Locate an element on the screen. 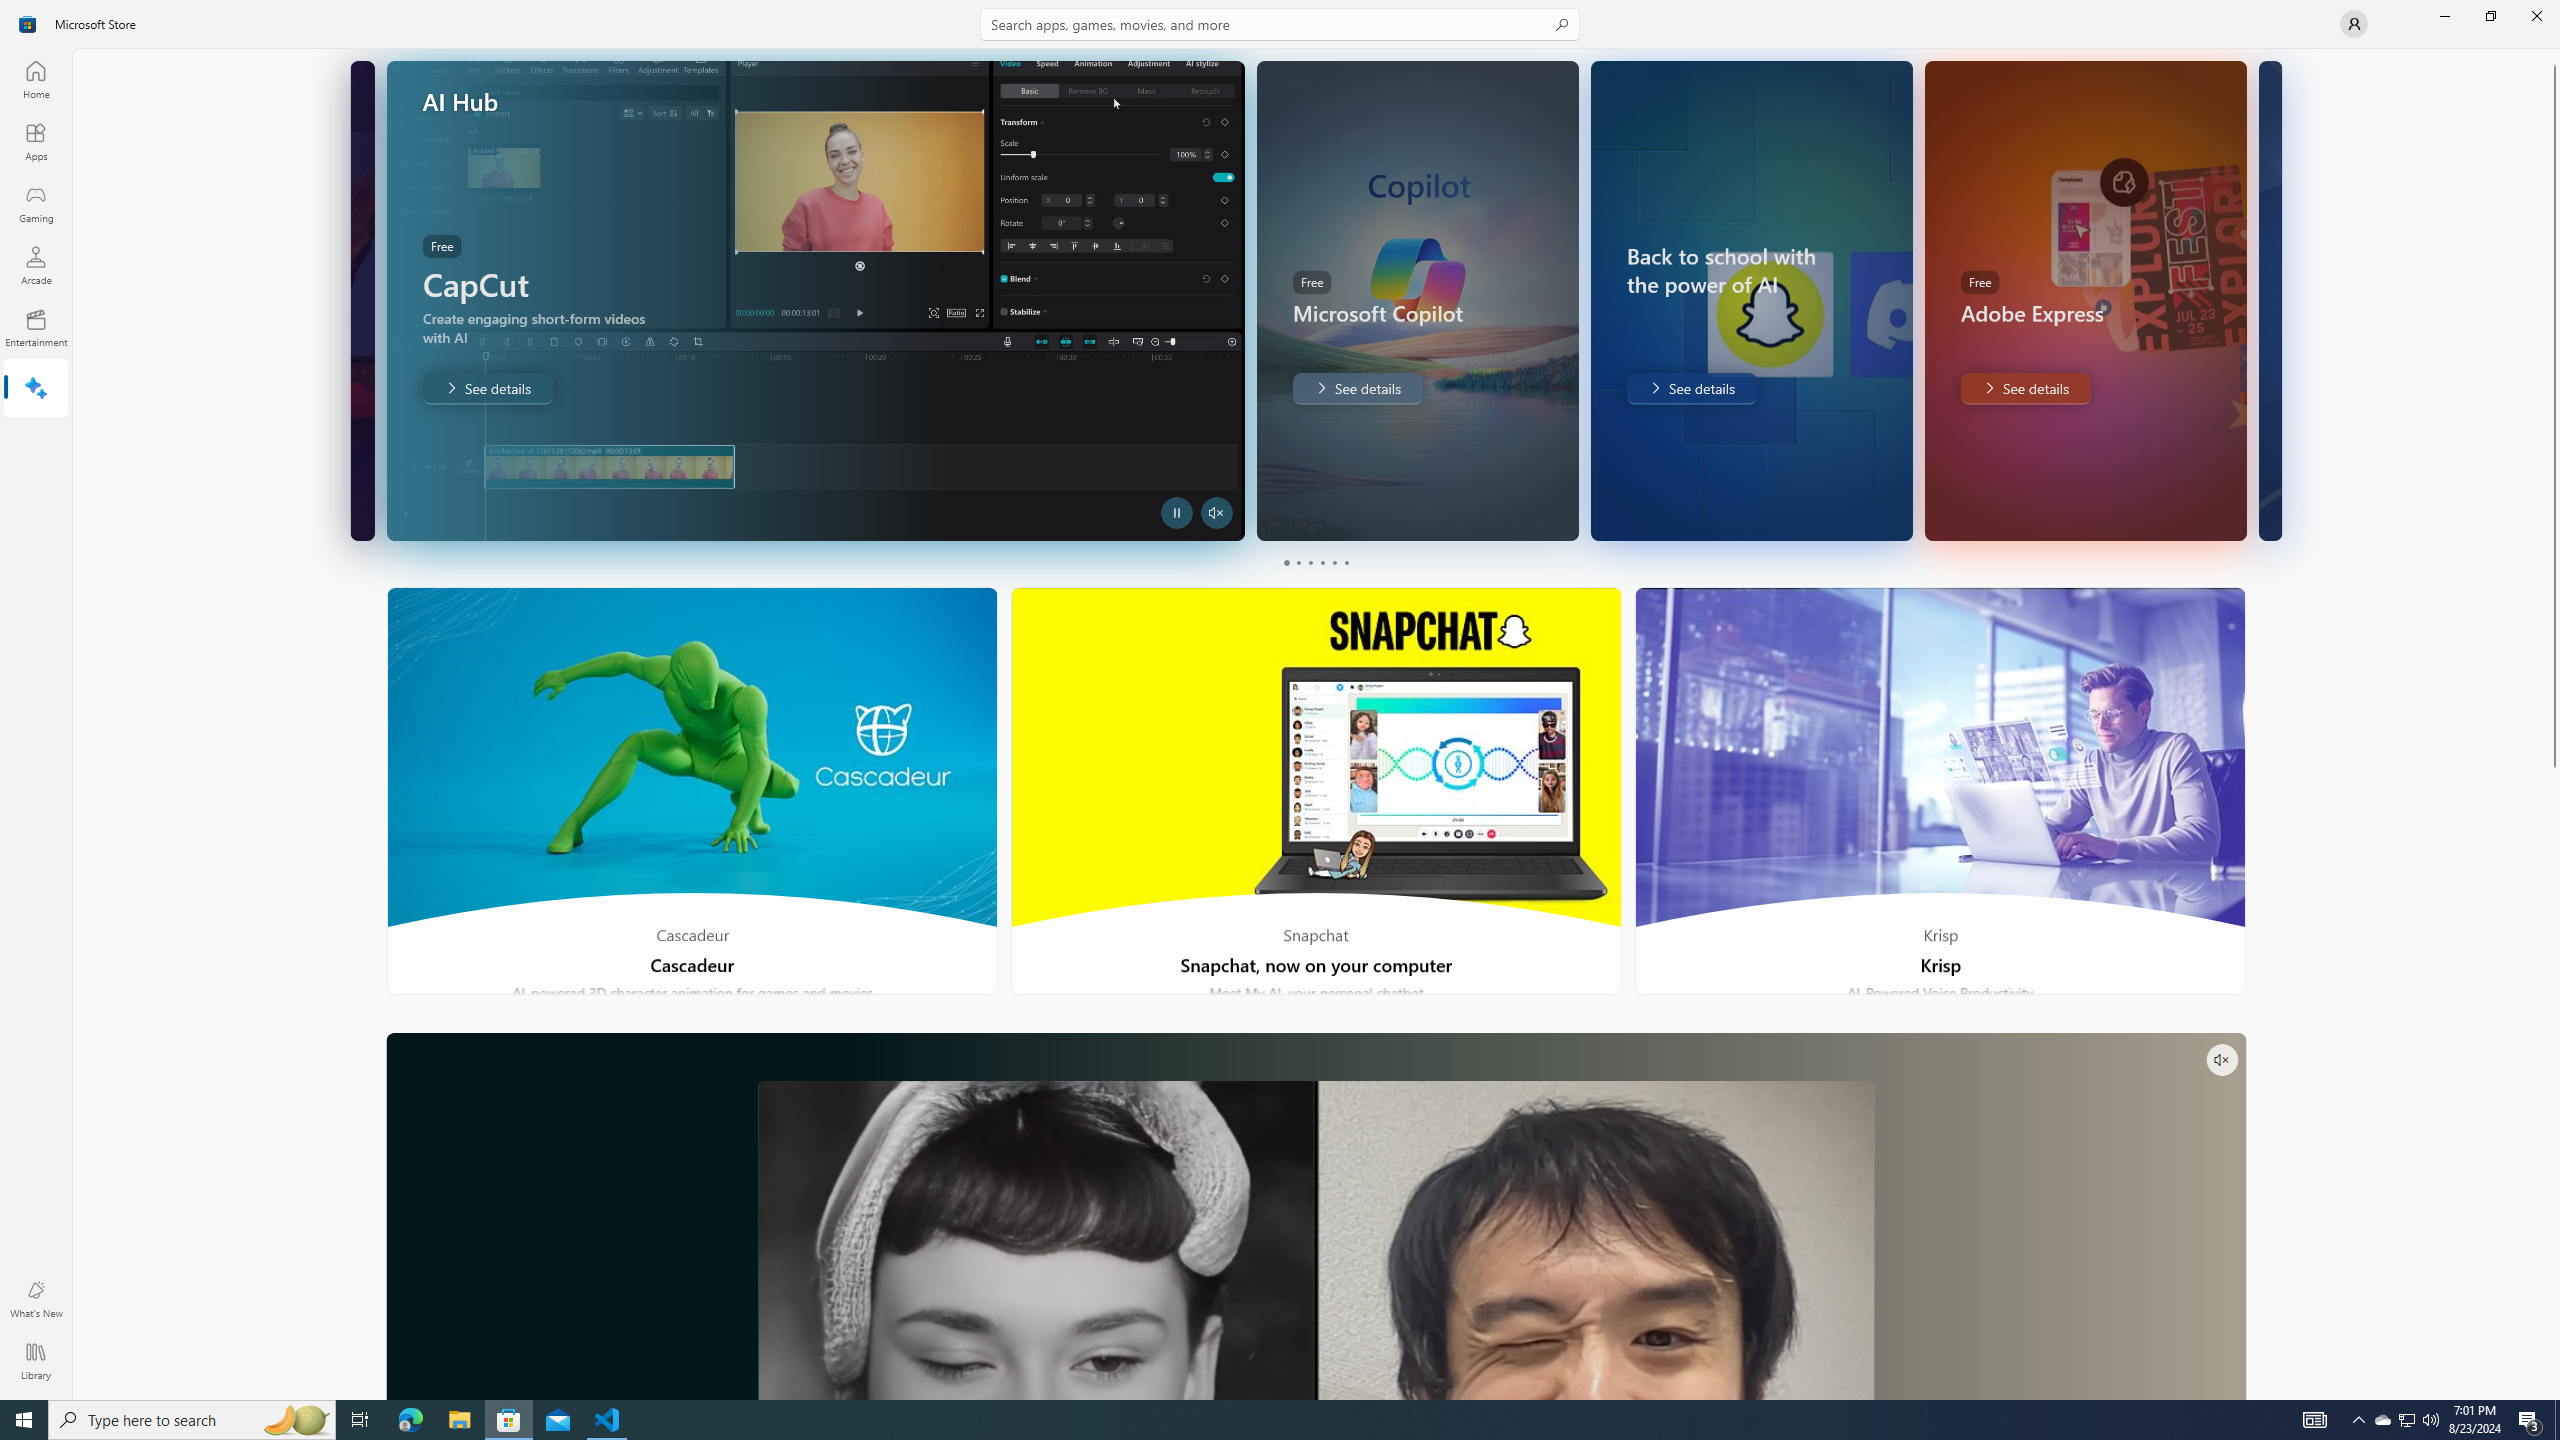  'Page 5' is located at coordinates (1332, 562).